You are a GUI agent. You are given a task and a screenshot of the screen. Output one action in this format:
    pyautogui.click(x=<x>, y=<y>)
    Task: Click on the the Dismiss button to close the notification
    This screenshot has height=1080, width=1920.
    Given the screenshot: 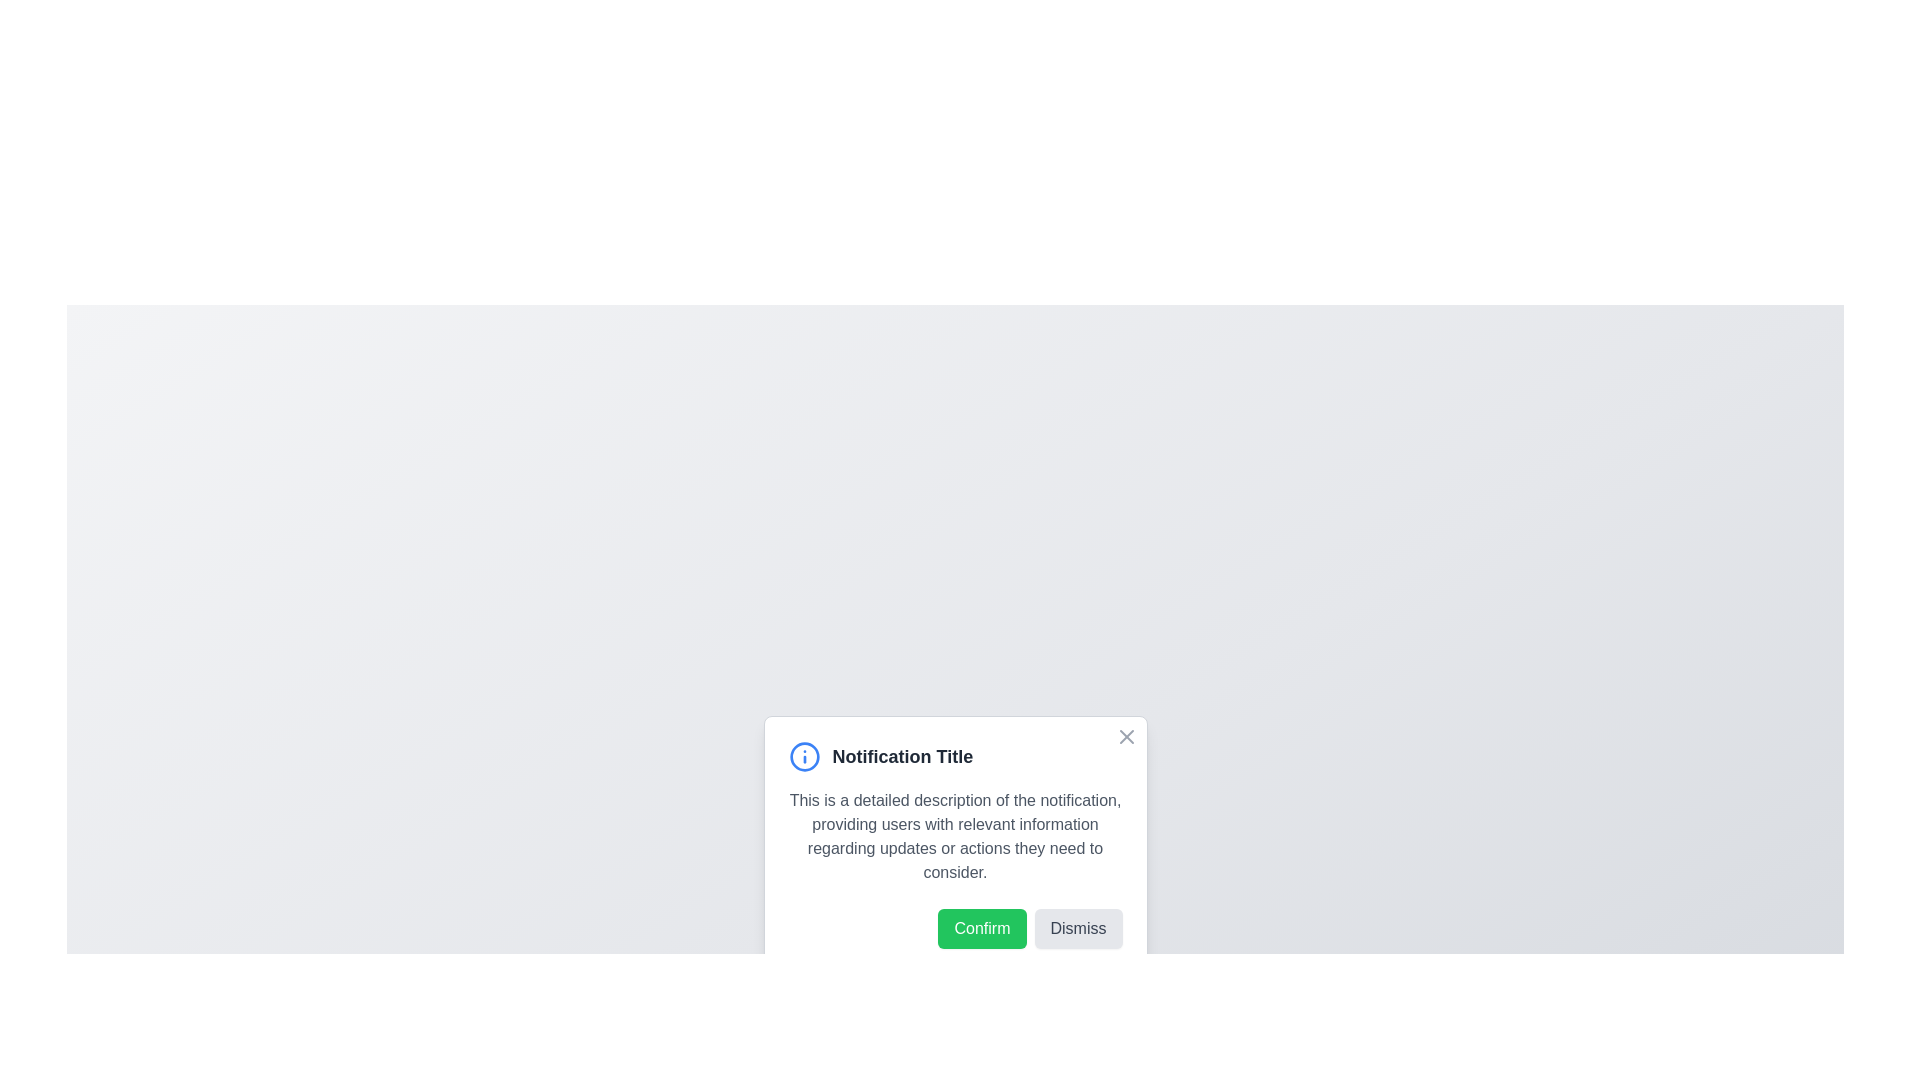 What is the action you would take?
    pyautogui.click(x=1077, y=929)
    